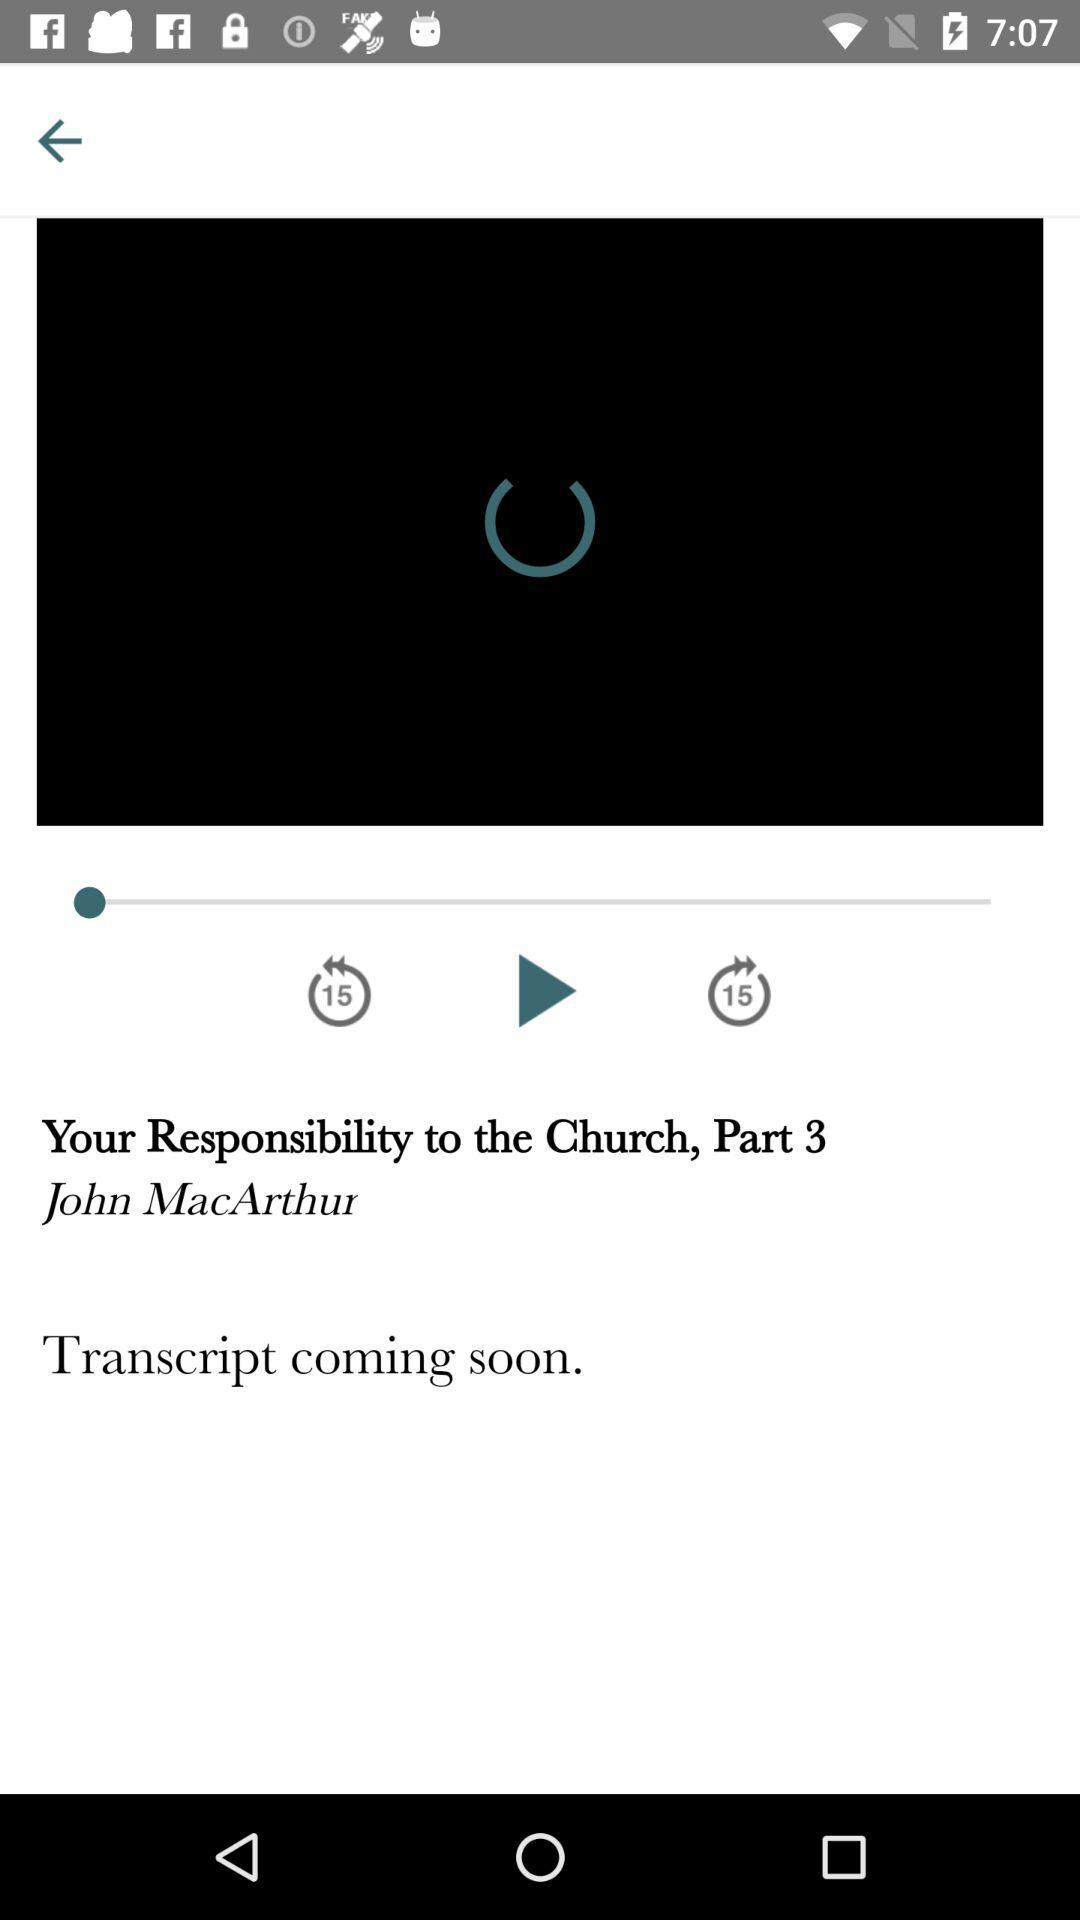 The height and width of the screenshot is (1920, 1080). What do you see at coordinates (739, 990) in the screenshot?
I see `fast forward` at bounding box center [739, 990].